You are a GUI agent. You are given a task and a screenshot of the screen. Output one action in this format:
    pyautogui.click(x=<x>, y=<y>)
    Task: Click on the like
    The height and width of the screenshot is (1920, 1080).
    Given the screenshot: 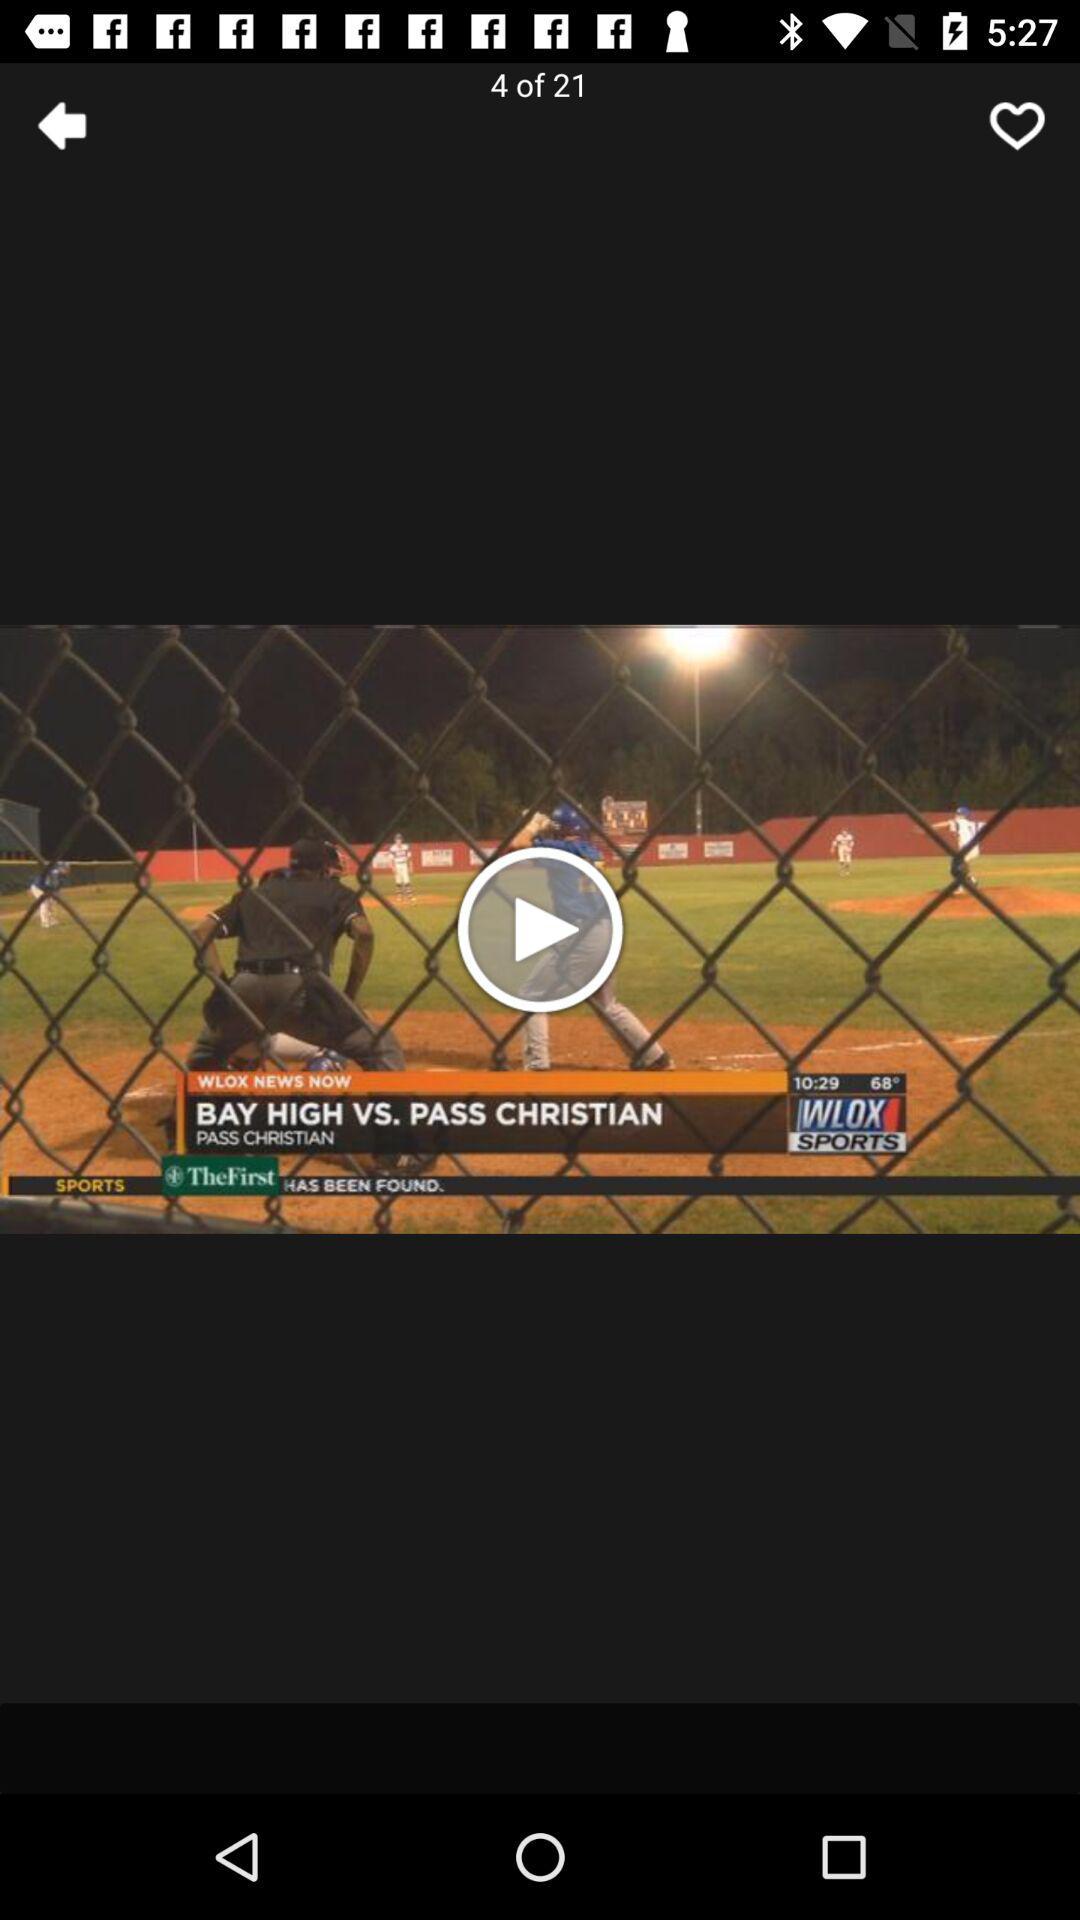 What is the action you would take?
    pyautogui.click(x=1017, y=124)
    